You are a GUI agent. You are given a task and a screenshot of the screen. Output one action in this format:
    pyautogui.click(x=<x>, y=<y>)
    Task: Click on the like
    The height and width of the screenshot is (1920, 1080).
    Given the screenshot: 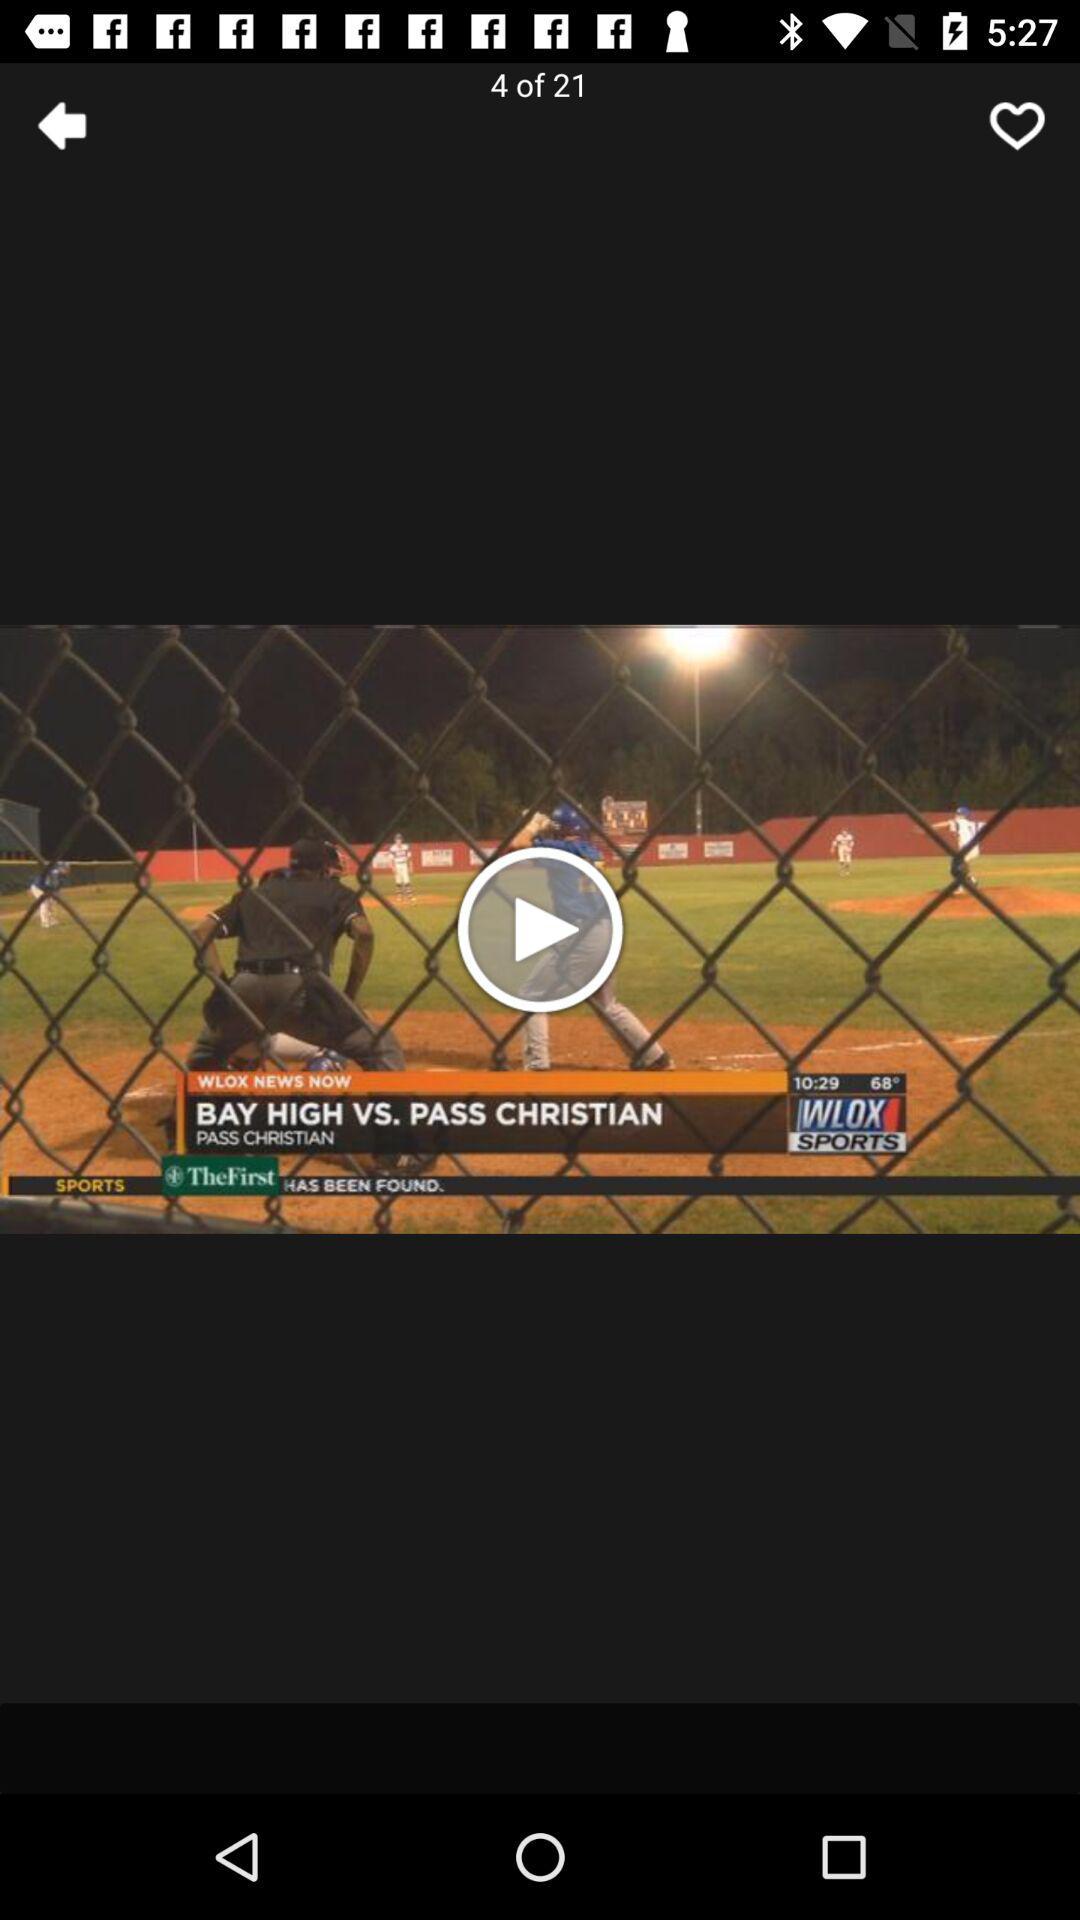 What is the action you would take?
    pyautogui.click(x=1017, y=124)
    